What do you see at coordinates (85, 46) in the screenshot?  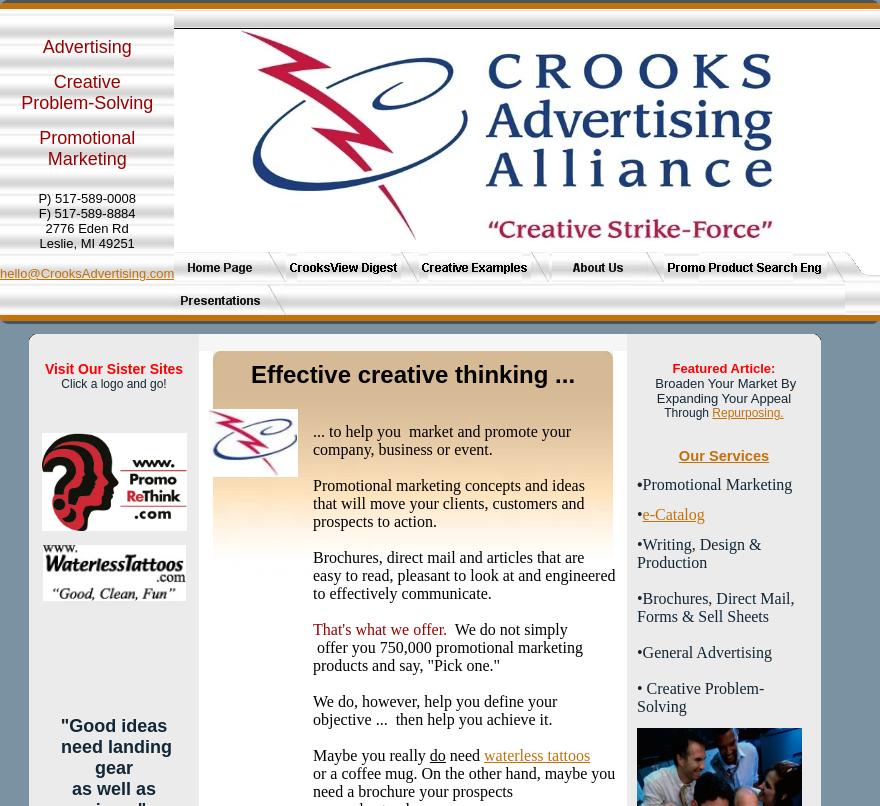 I see `'Advertising'` at bounding box center [85, 46].